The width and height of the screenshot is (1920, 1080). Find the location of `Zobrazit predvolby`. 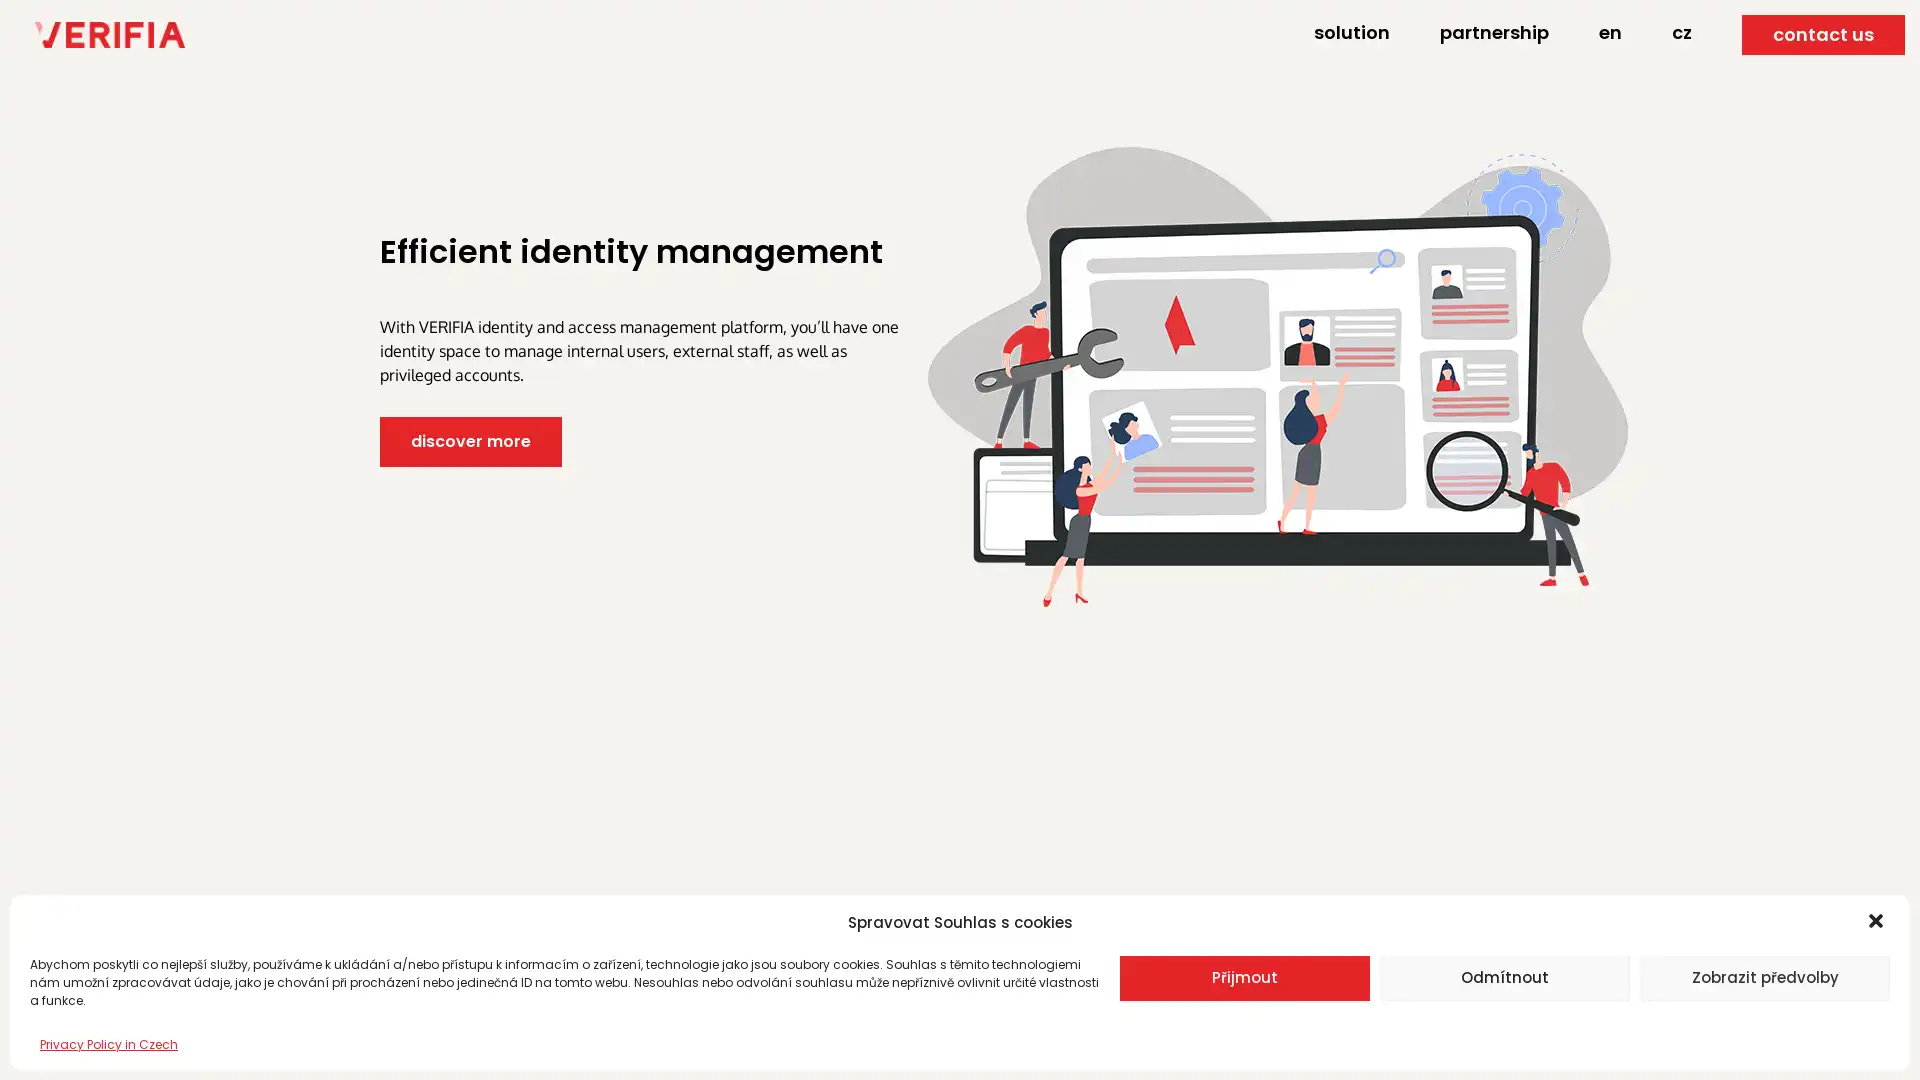

Zobrazit predvolby is located at coordinates (1765, 976).